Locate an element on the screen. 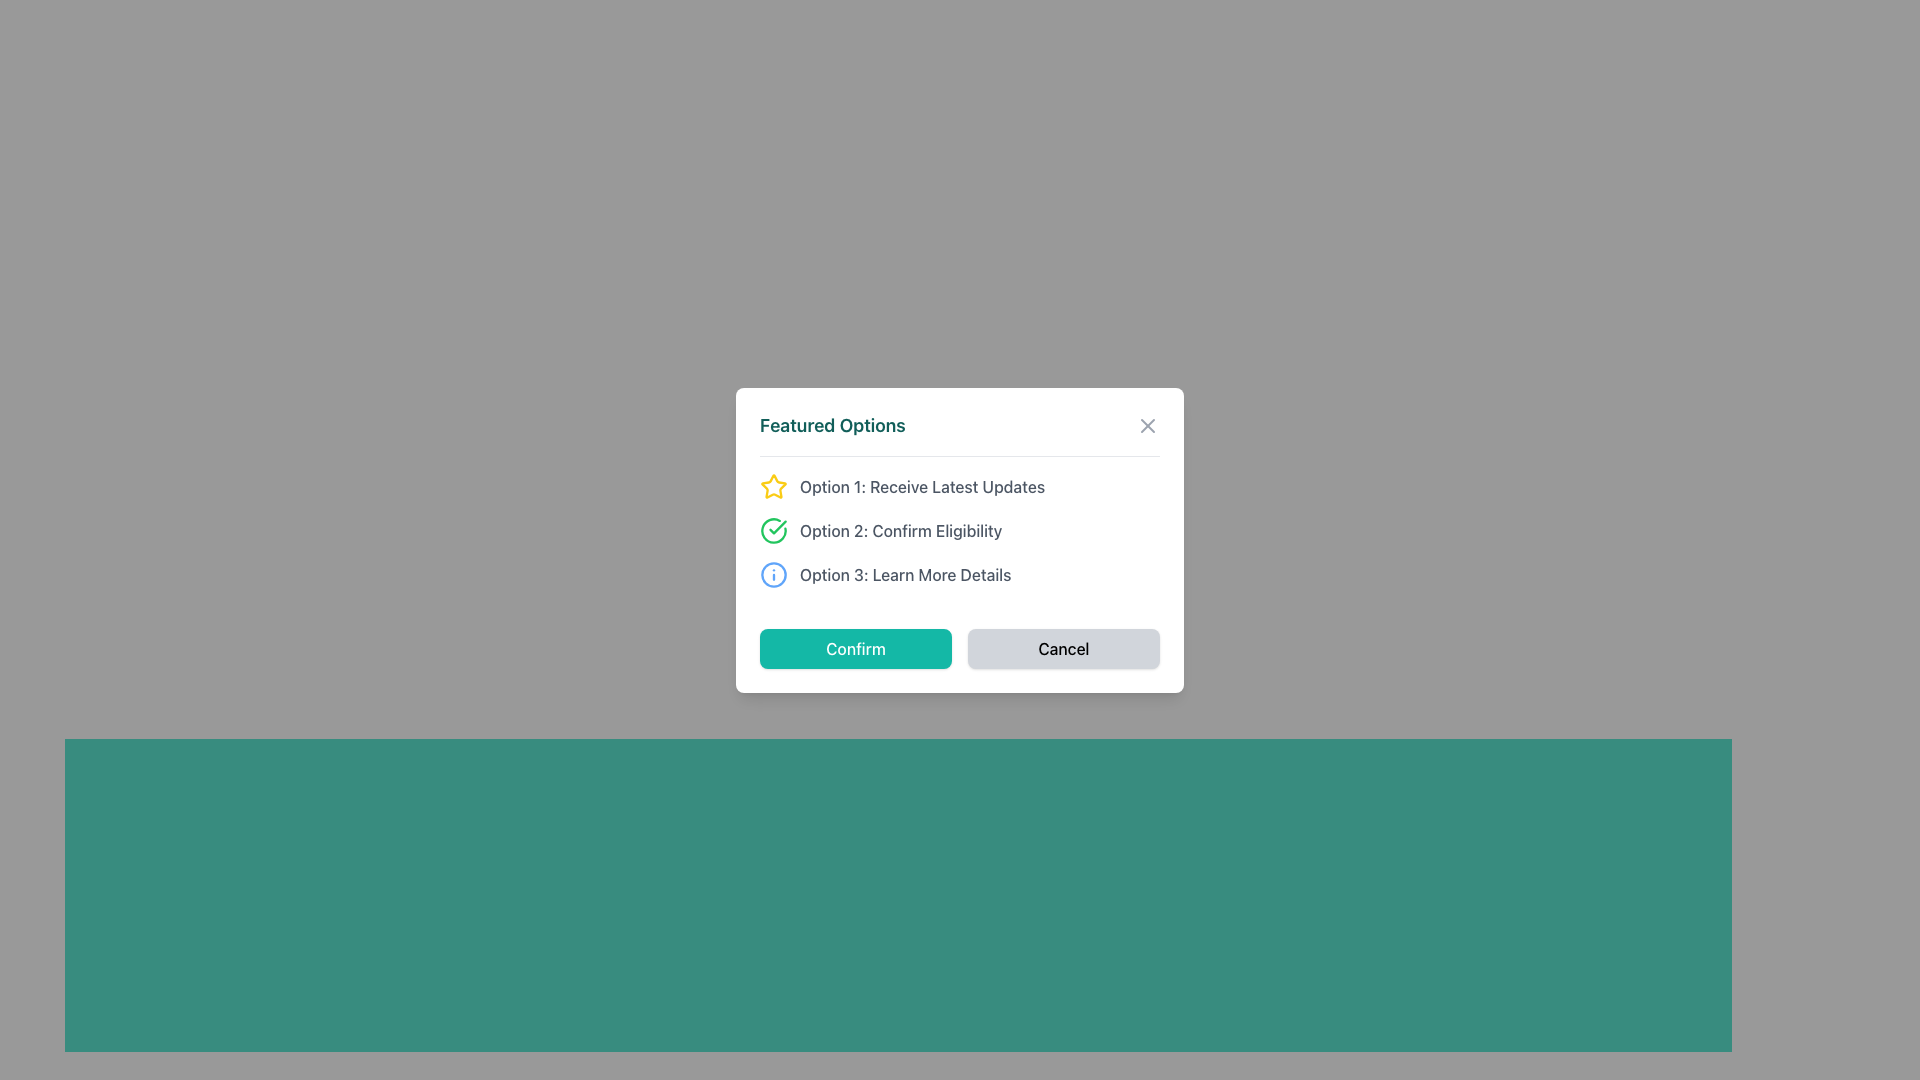  the close icon button located at the top-right corner of the modal is located at coordinates (1147, 423).